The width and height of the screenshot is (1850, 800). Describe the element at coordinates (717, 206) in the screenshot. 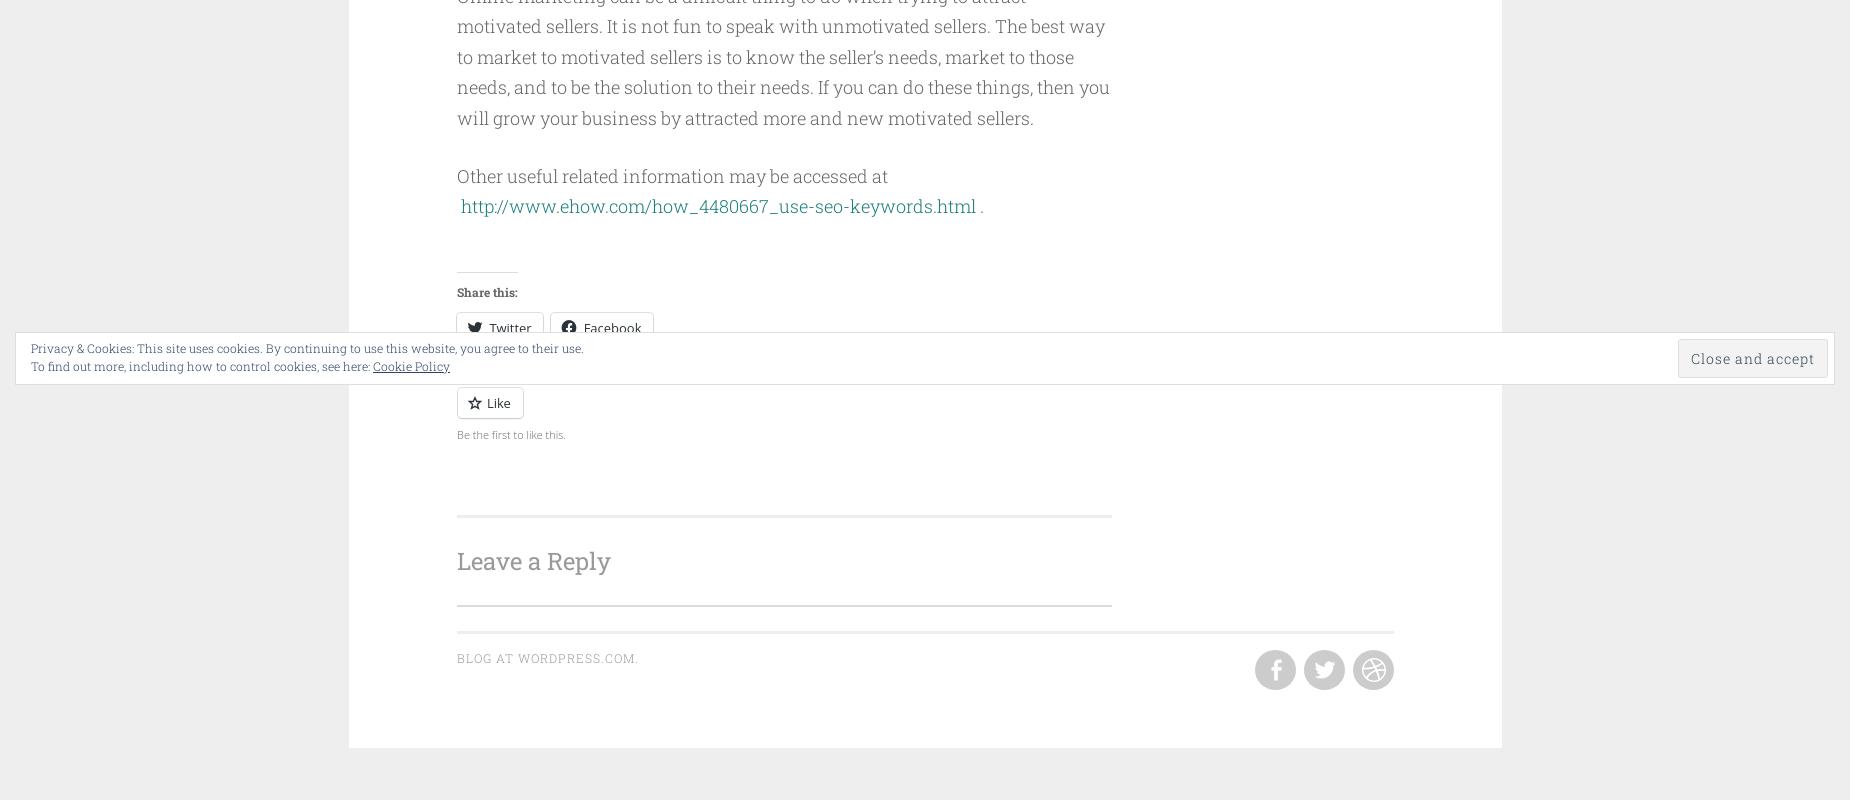

I see `'http://www.ehow.com/how_4480667_use-seo-keywords.html'` at that location.